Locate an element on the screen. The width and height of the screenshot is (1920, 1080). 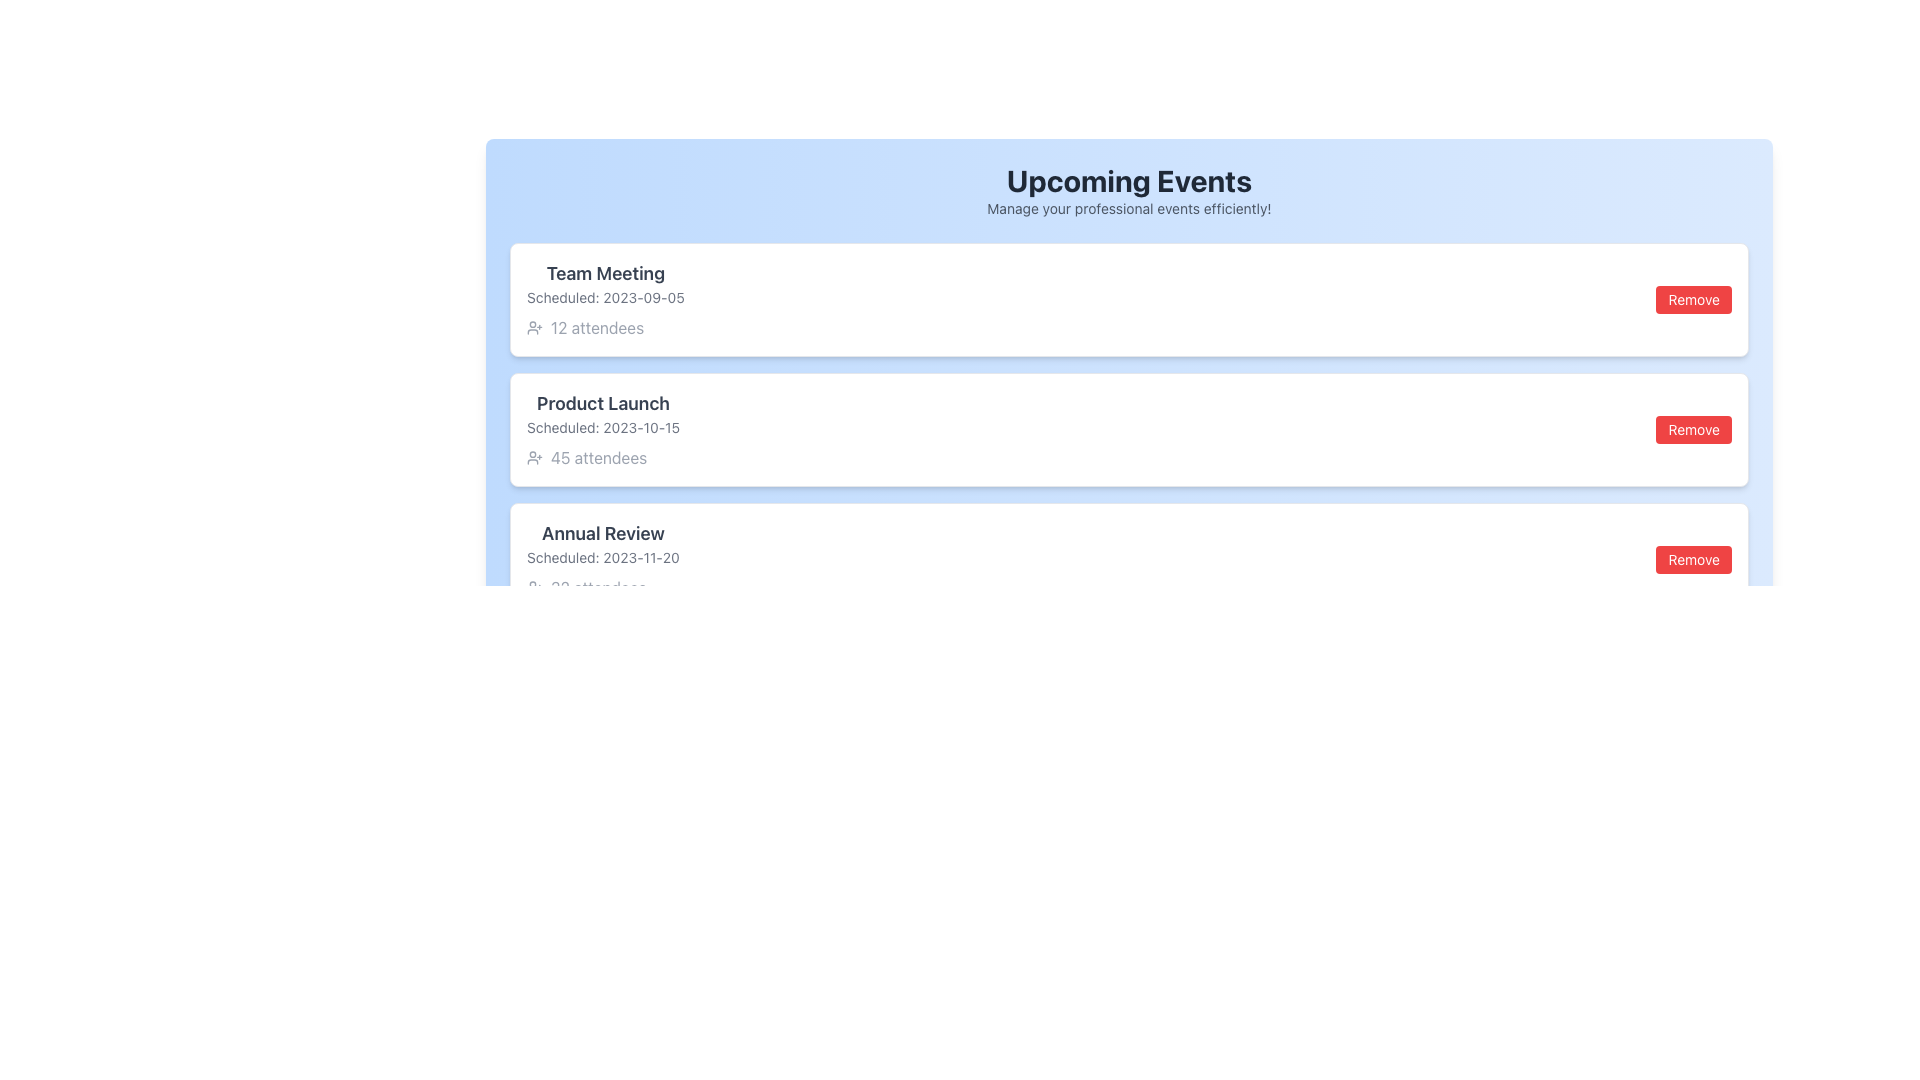
the non-interactive Text Label that displays the scheduled date for the event, located below the title 'Annual Review' and above the information about '32 attendees' is located at coordinates (602, 558).